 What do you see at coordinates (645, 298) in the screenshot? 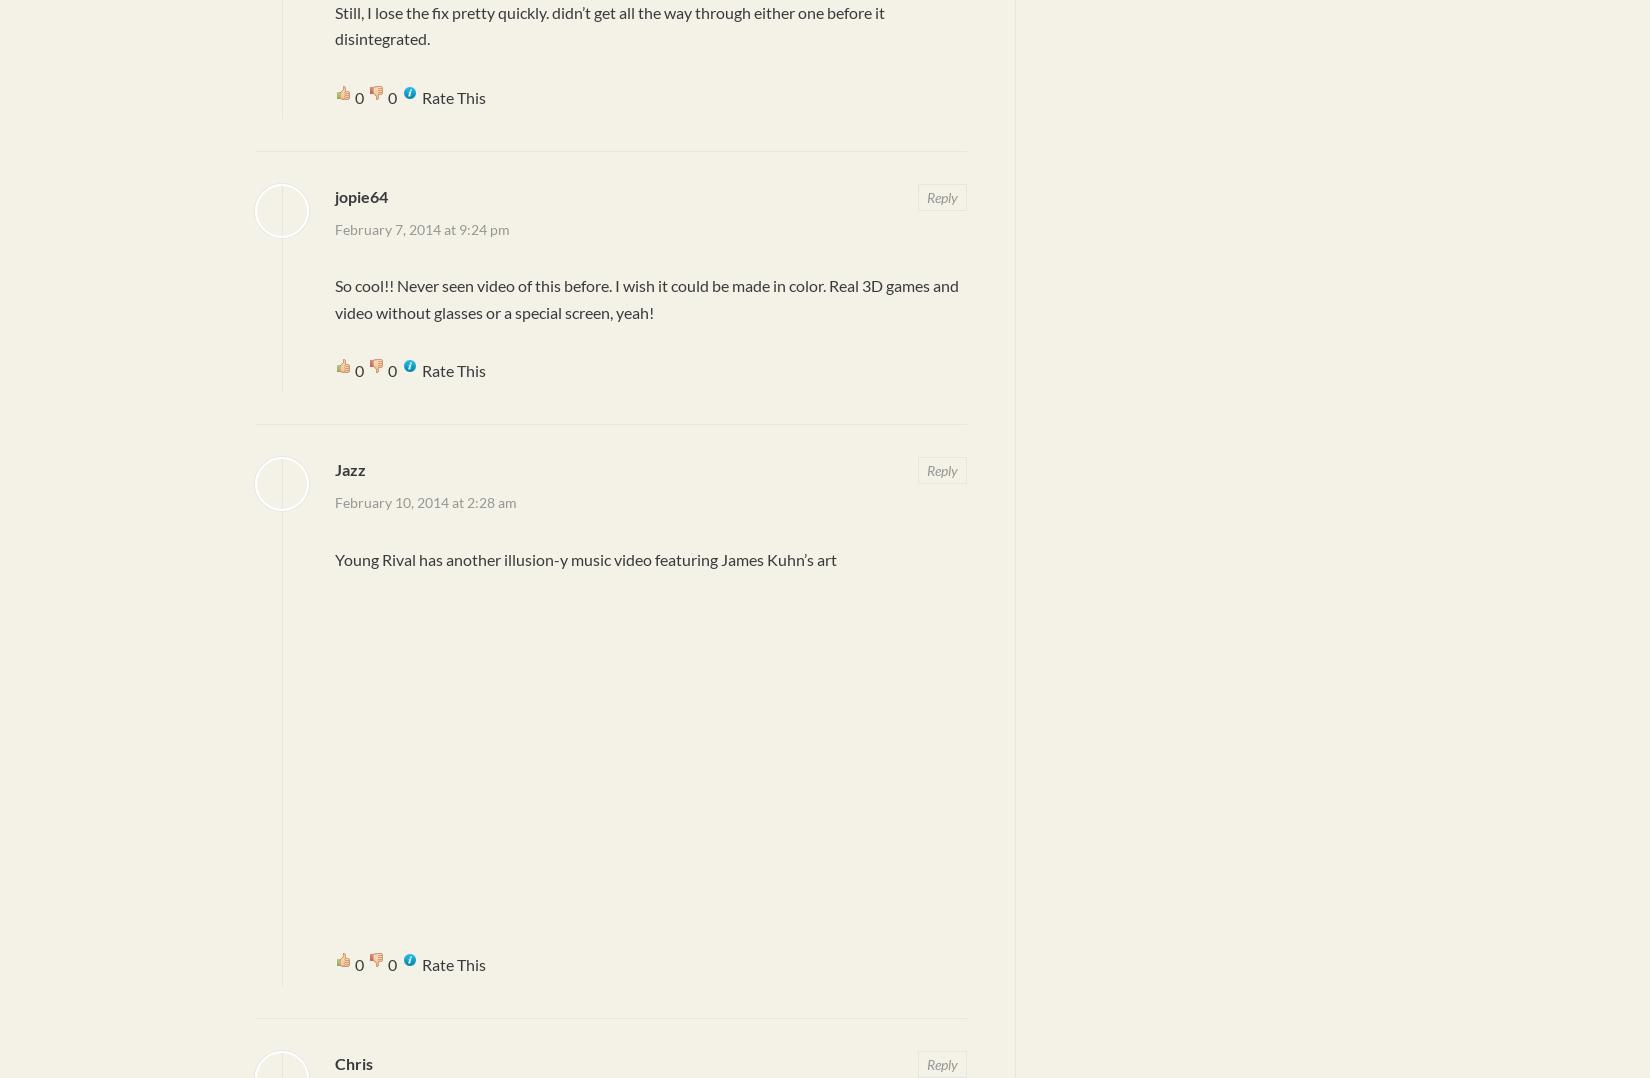
I see `'So cool!! Never seen video of this before. I wish it could be made in color. Real 3D games and video without glasses or a special screen, yeah!'` at bounding box center [645, 298].